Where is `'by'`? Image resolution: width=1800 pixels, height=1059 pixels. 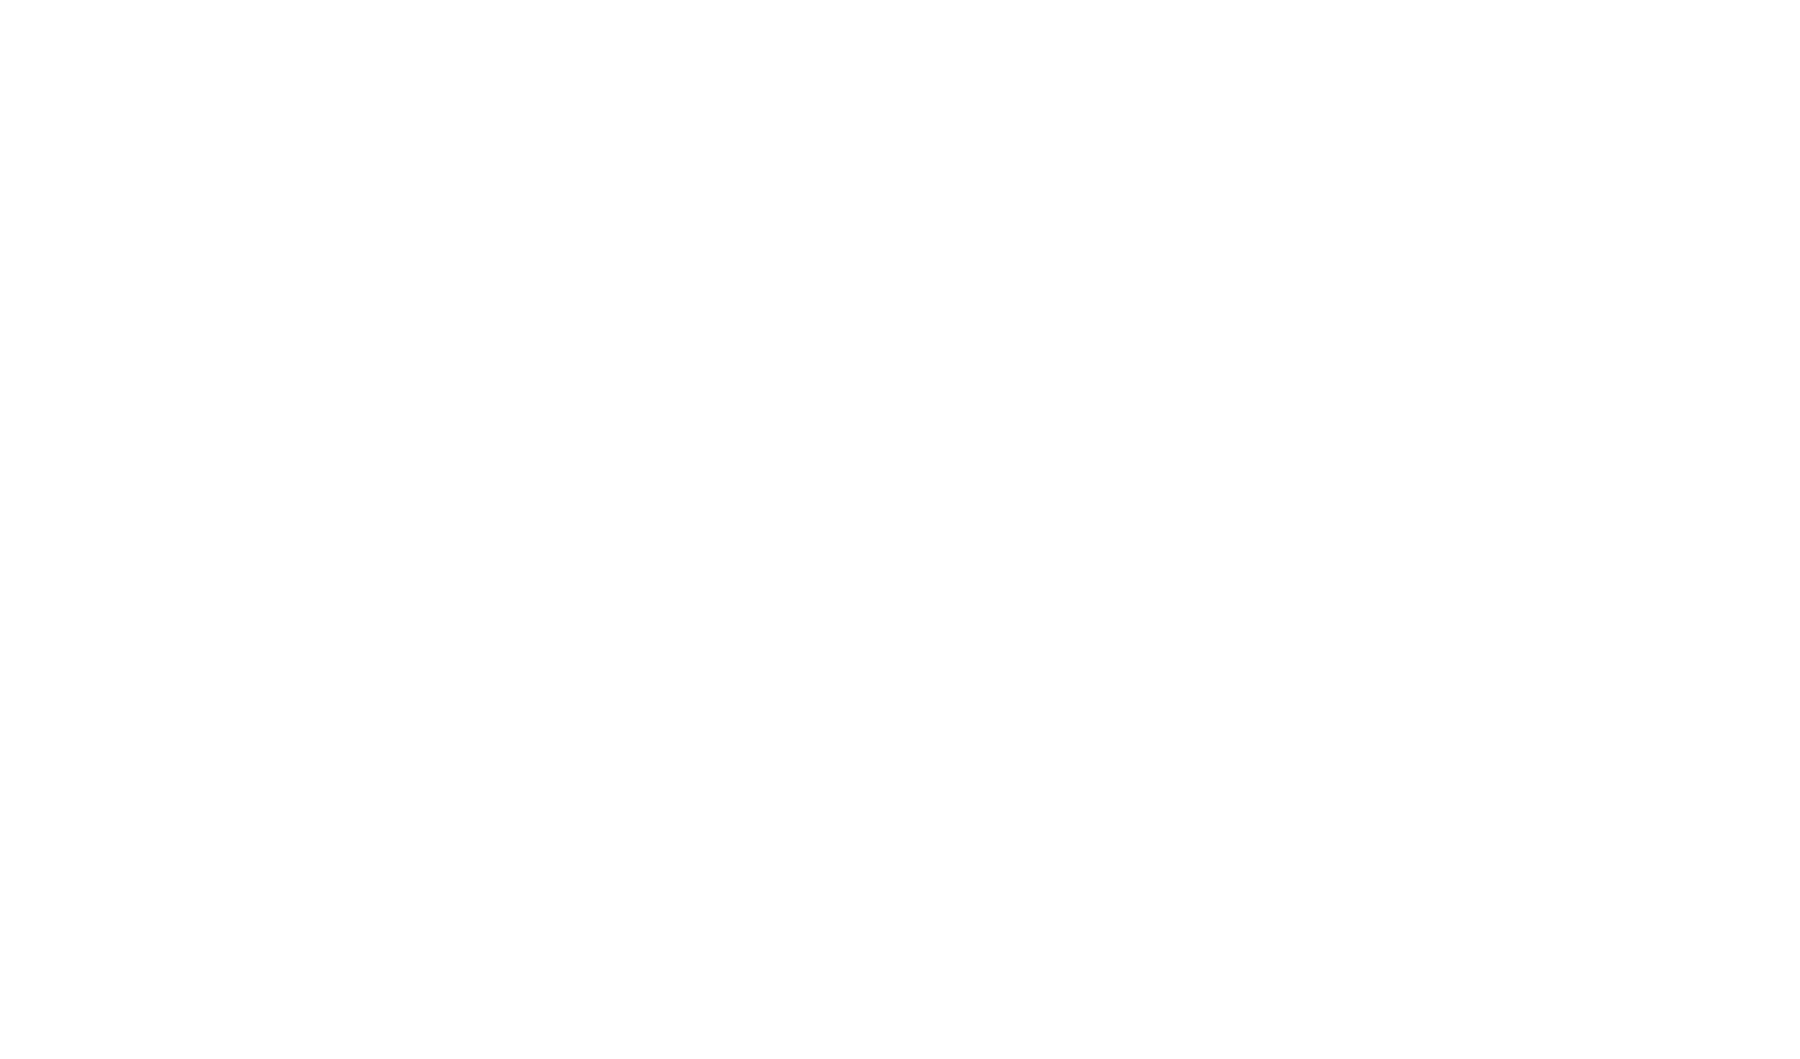
'by' is located at coordinates (1031, 40).